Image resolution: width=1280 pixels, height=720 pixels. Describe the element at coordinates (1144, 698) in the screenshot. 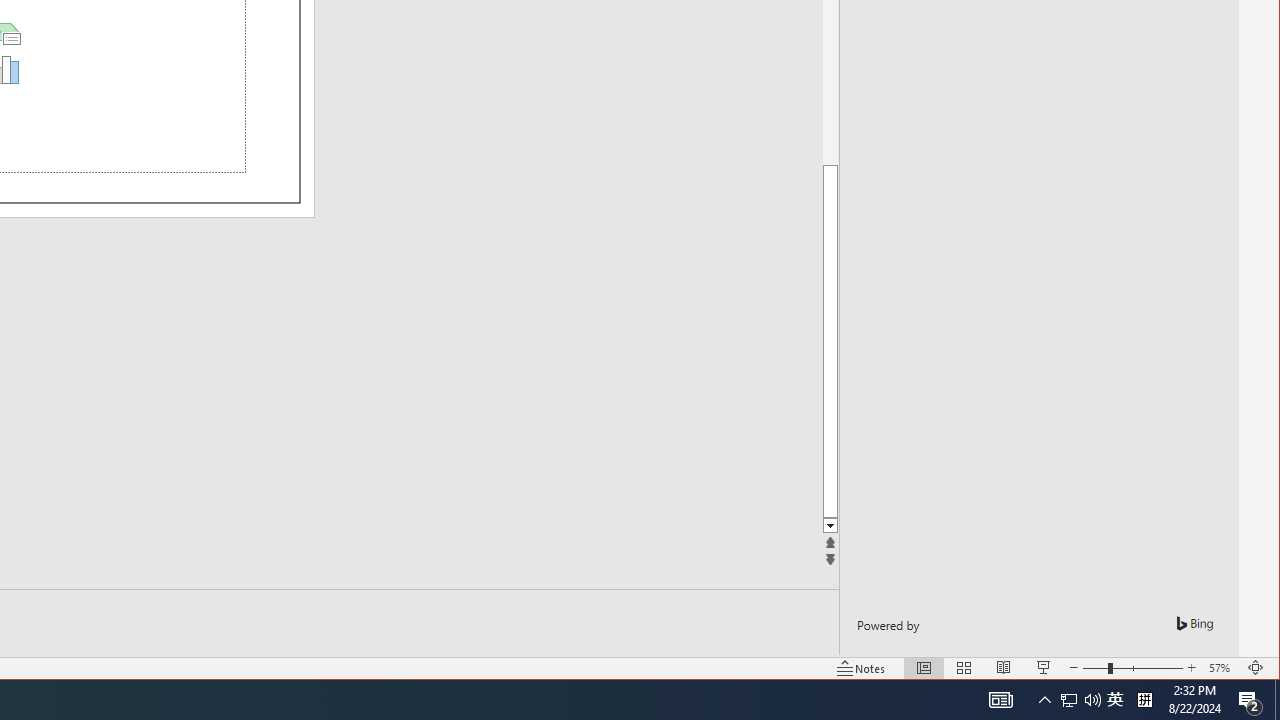

I see `'Tray Input Indicator - Chinese (Simplified, China)'` at that location.